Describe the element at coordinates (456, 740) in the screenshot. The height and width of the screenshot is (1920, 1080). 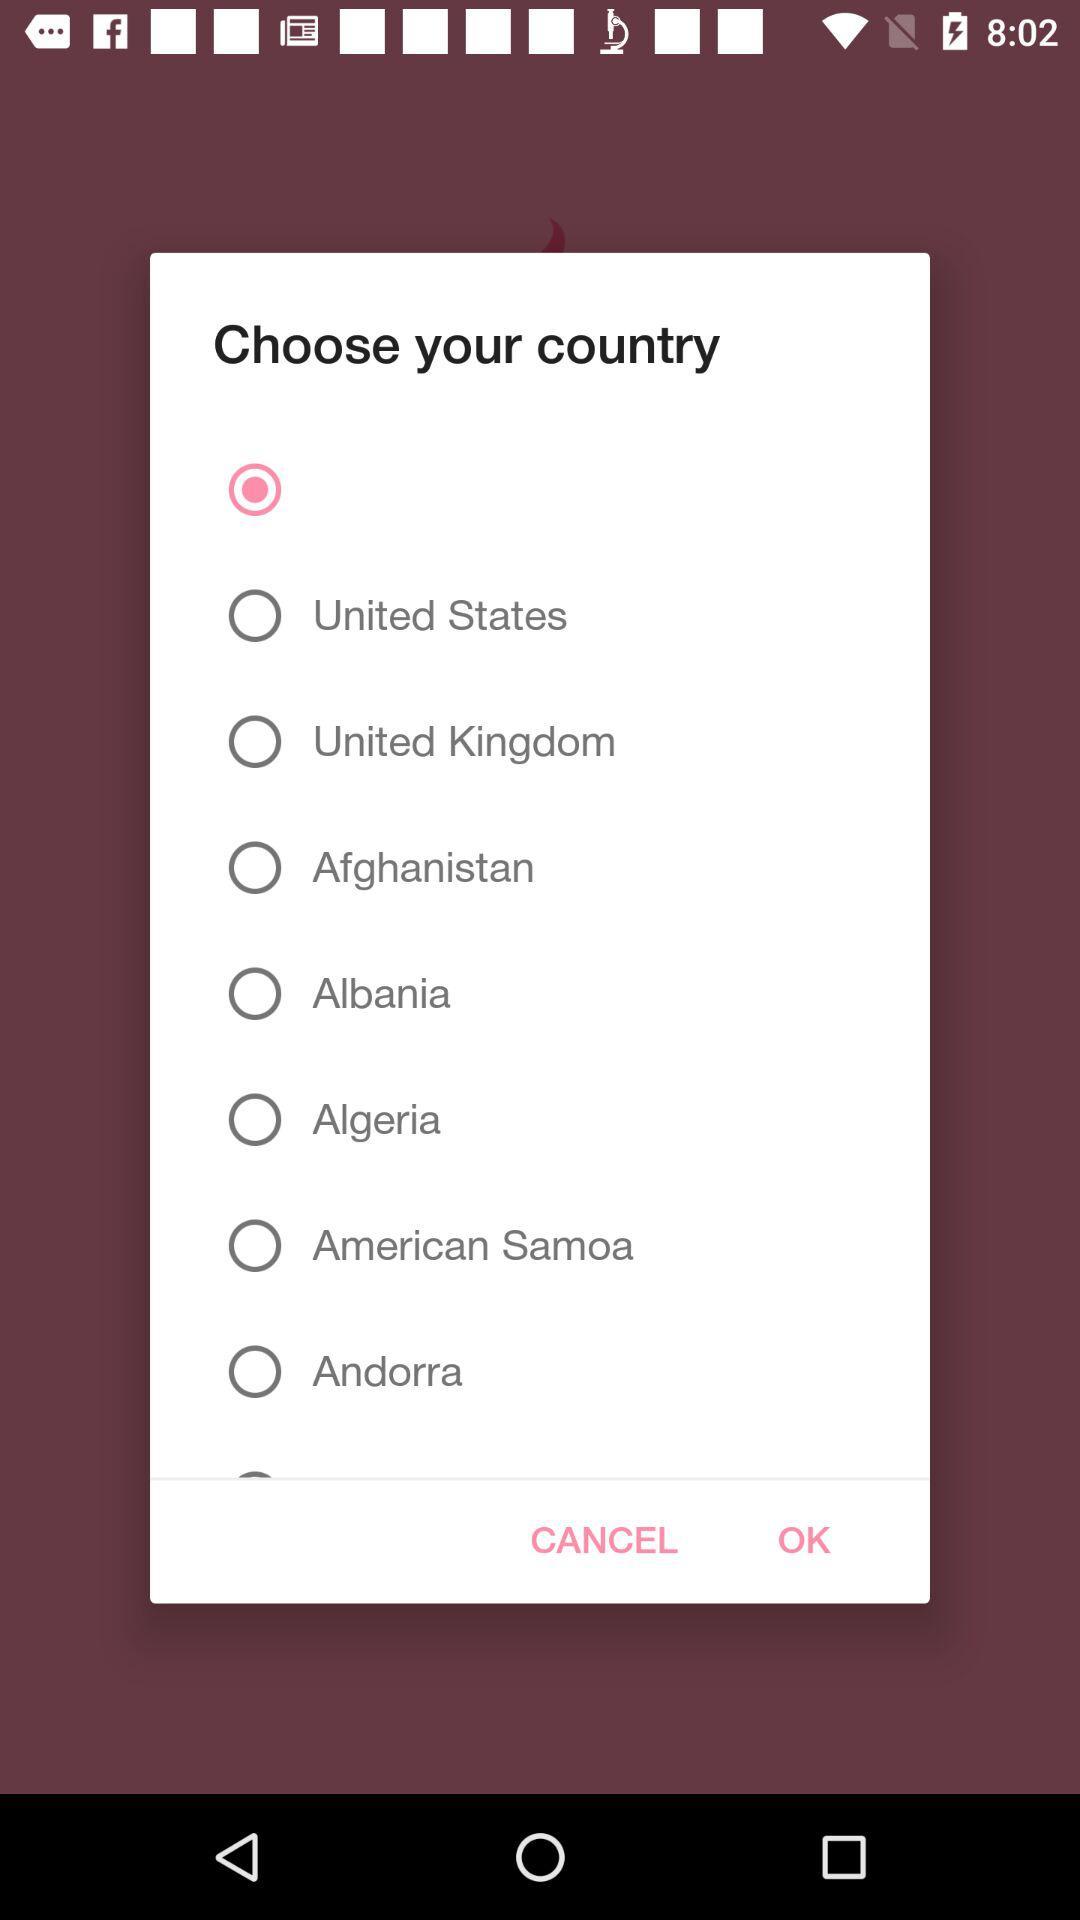
I see `the united kingdom item` at that location.